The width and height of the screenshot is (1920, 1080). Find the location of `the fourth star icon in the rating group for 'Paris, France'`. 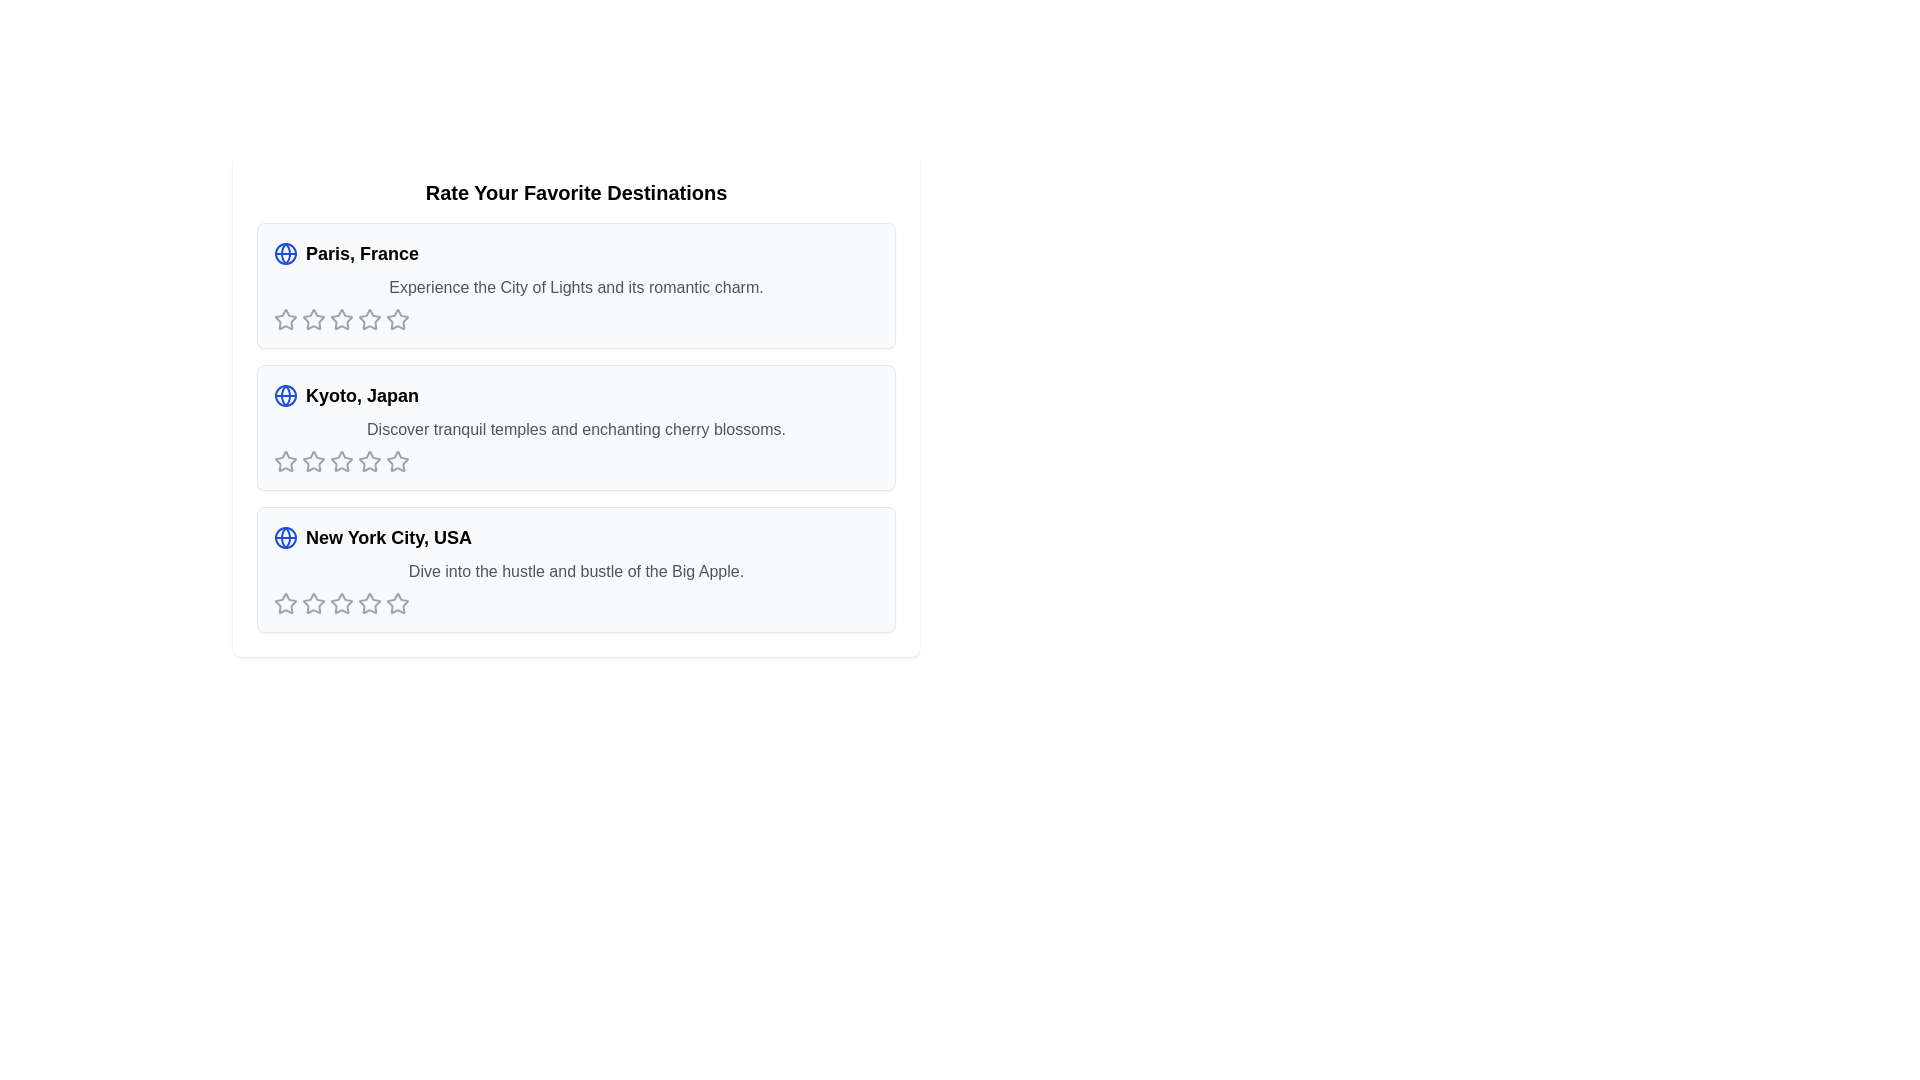

the fourth star icon in the rating group for 'Paris, France' is located at coordinates (341, 319).